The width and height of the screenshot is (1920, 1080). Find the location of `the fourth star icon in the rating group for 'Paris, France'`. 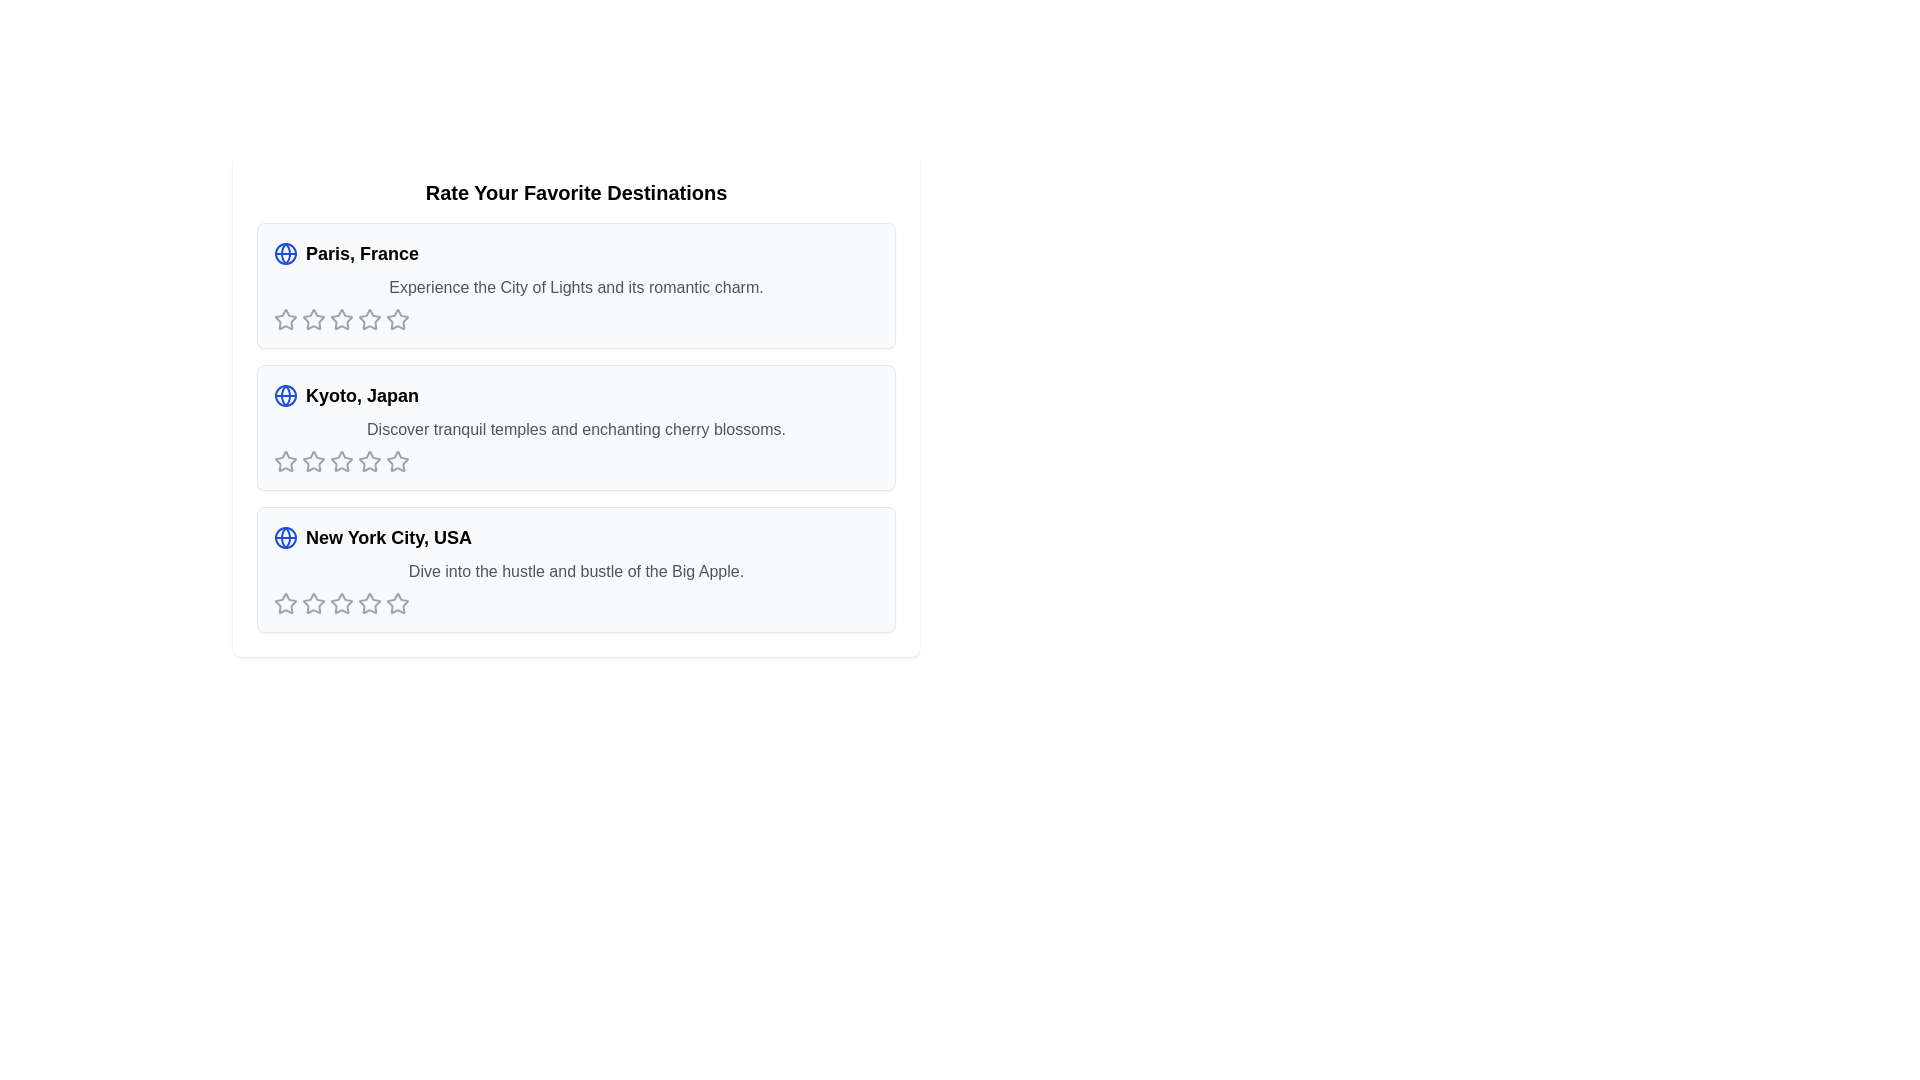

the fourth star icon in the rating group for 'Paris, France' is located at coordinates (341, 319).